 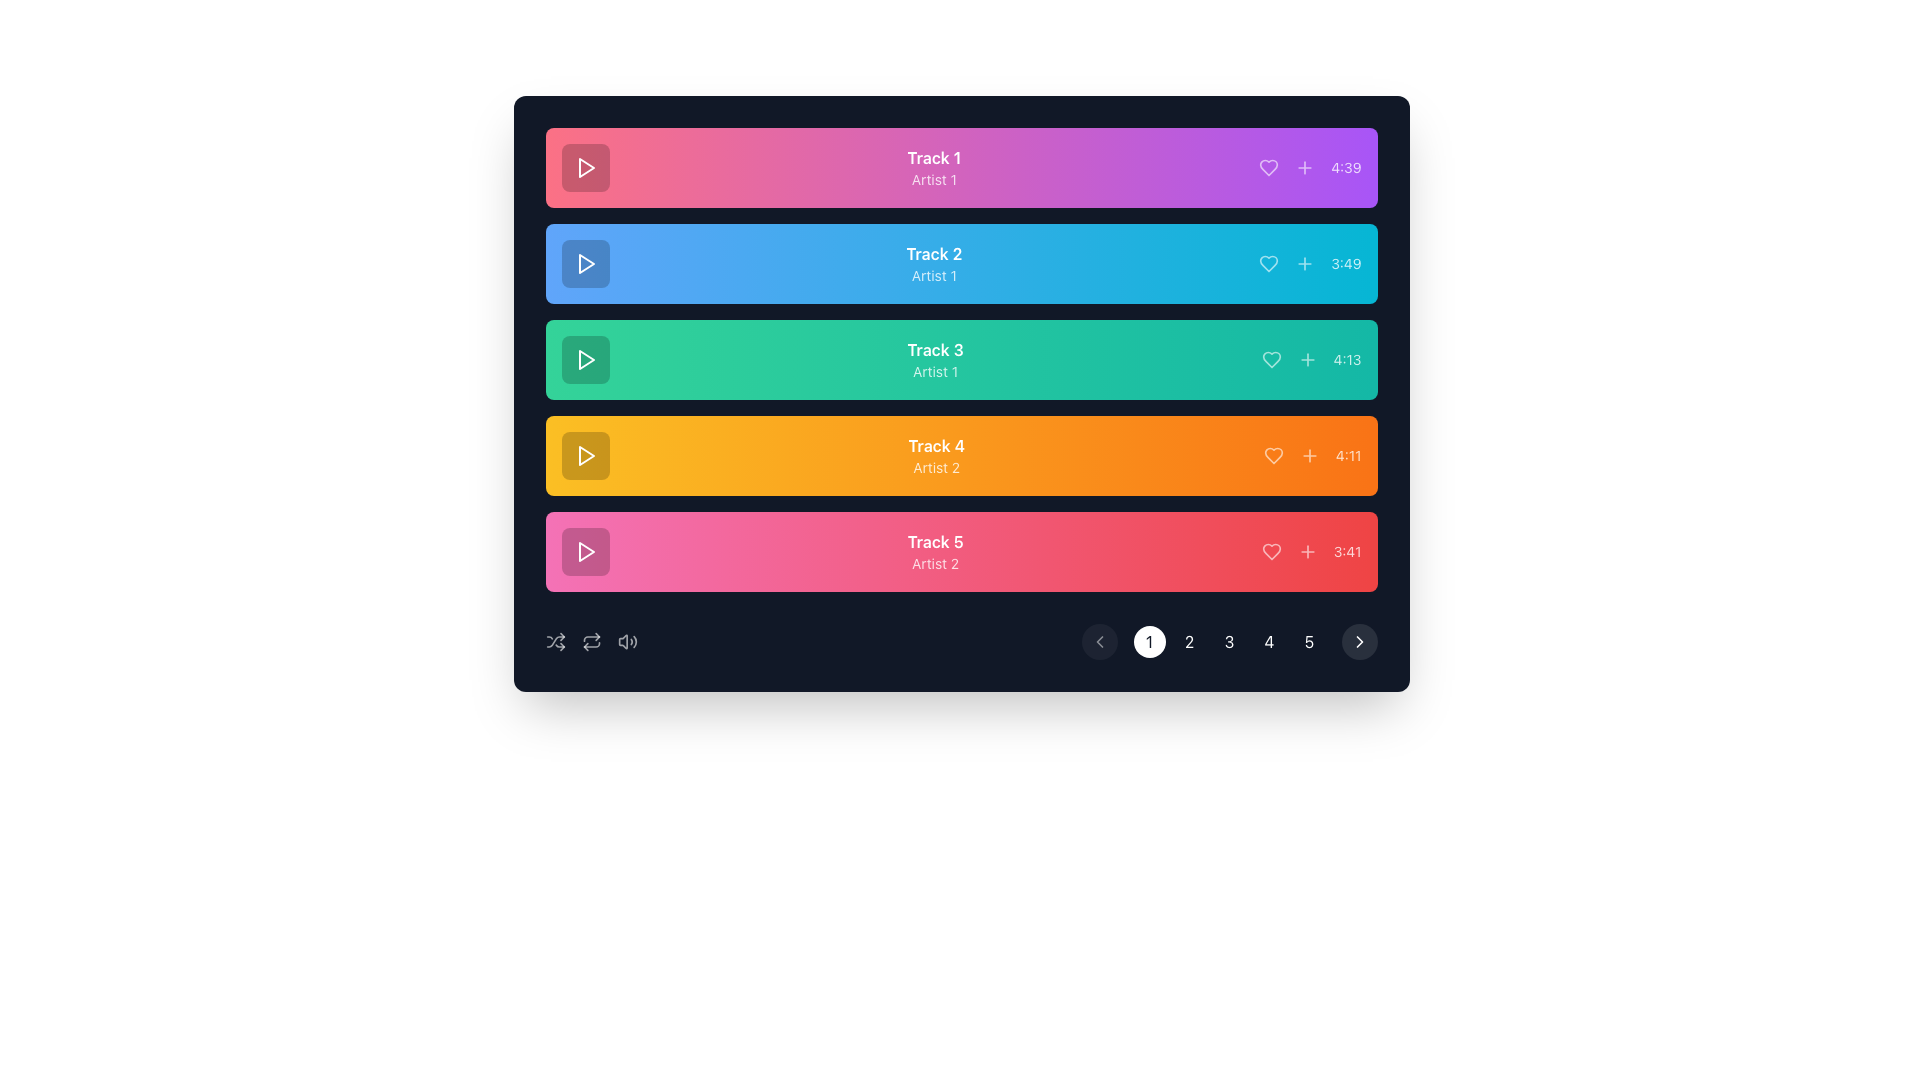 What do you see at coordinates (933, 167) in the screenshot?
I see `the Text display area that shows 'Track 1' and 'Artist 1', located centrally in the first row of a vertical list, between a play button and various interaction icons` at bounding box center [933, 167].